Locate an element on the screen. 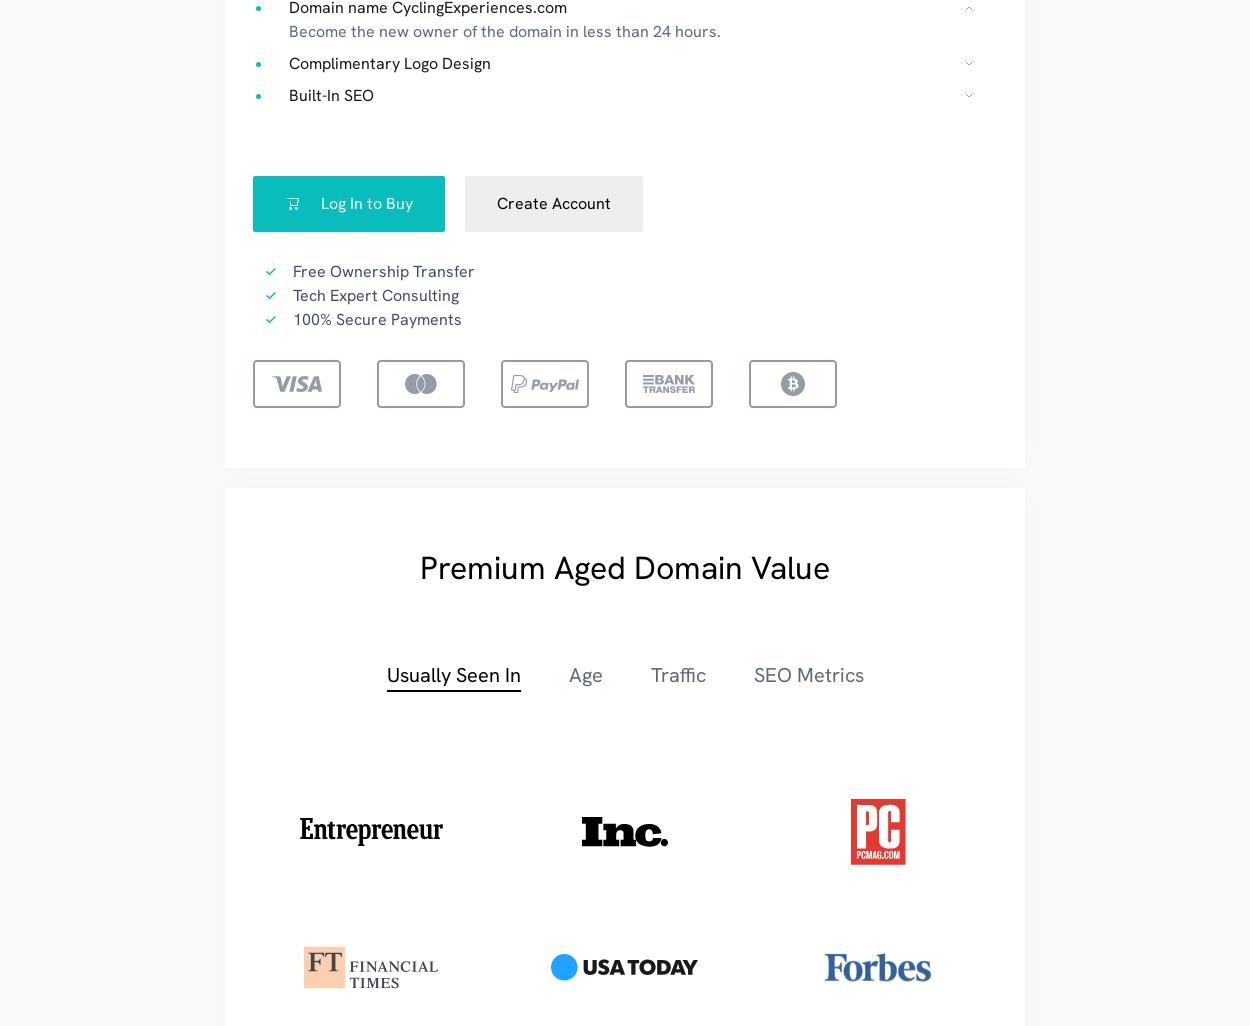 The width and height of the screenshot is (1250, 1026). 'Free Ownership Transfer' is located at coordinates (383, 270).